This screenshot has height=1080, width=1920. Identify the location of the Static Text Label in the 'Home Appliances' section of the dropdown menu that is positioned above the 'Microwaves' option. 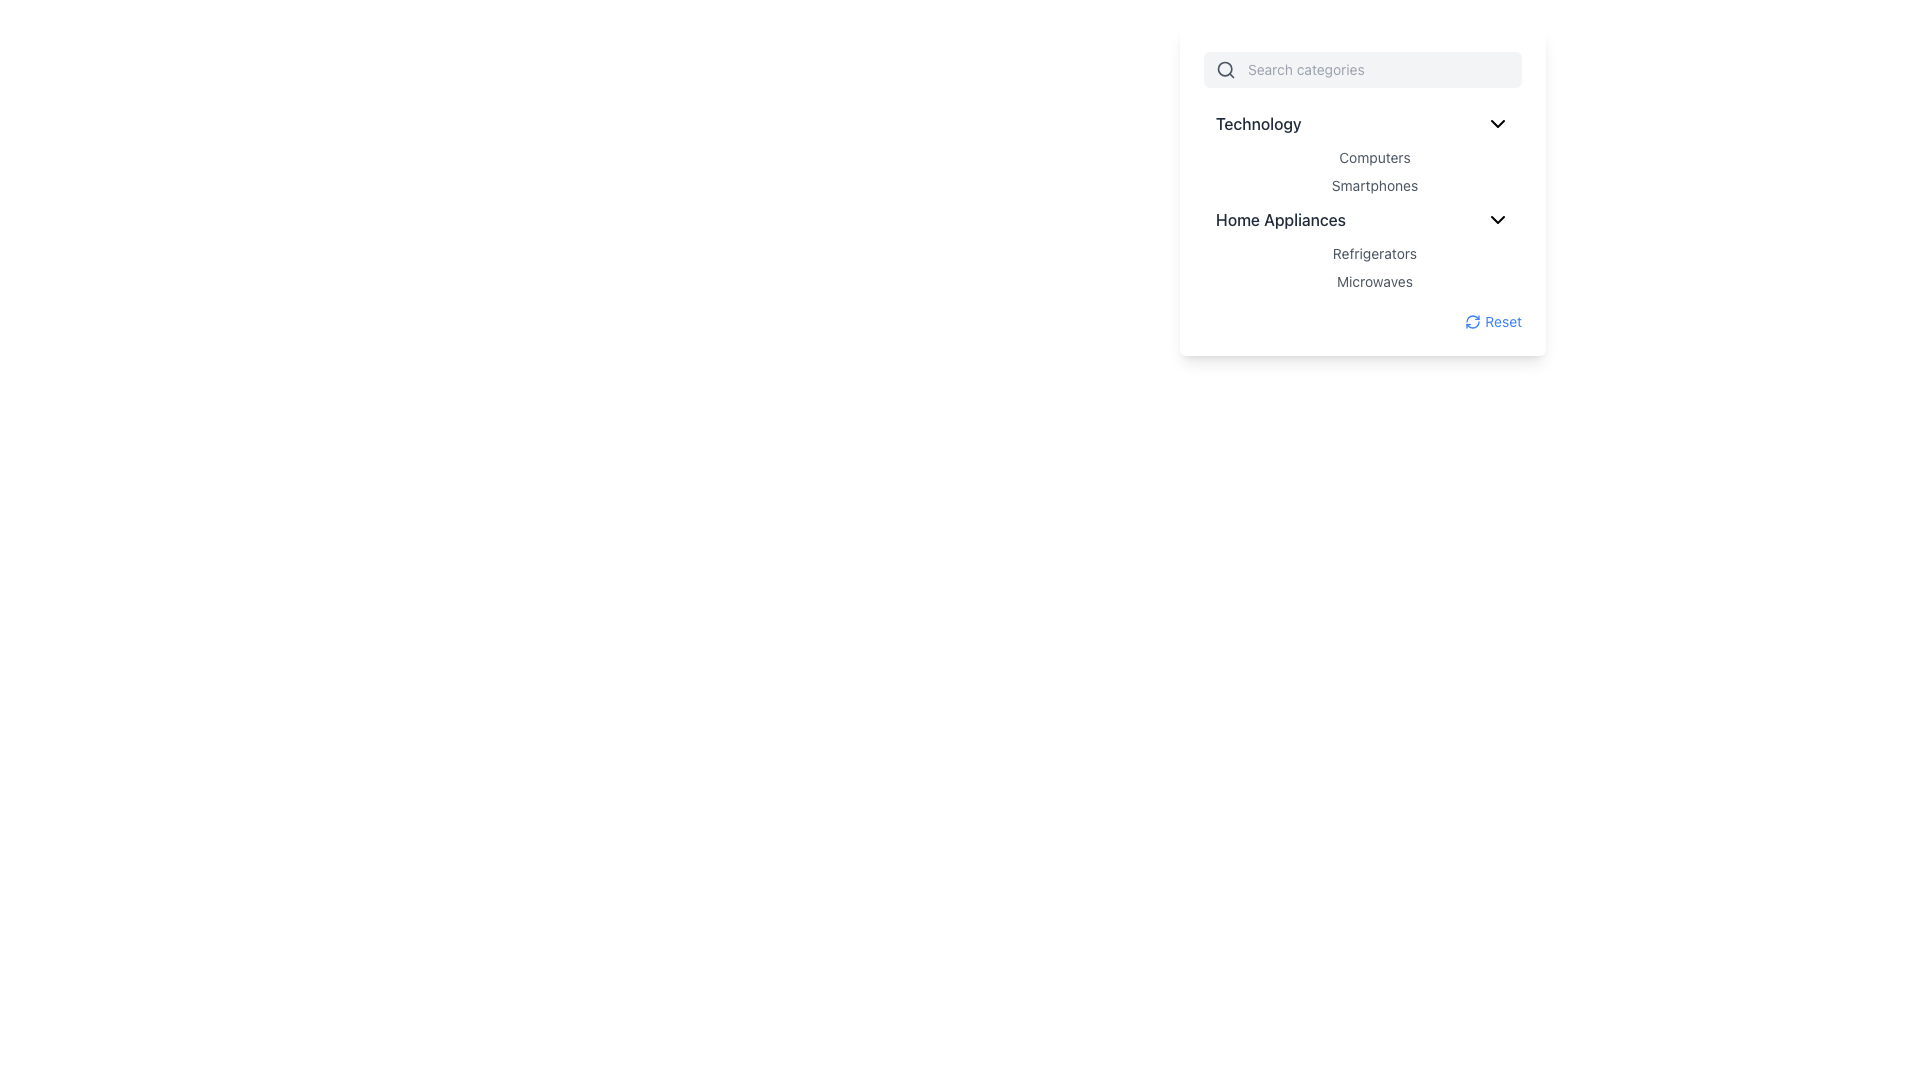
(1373, 253).